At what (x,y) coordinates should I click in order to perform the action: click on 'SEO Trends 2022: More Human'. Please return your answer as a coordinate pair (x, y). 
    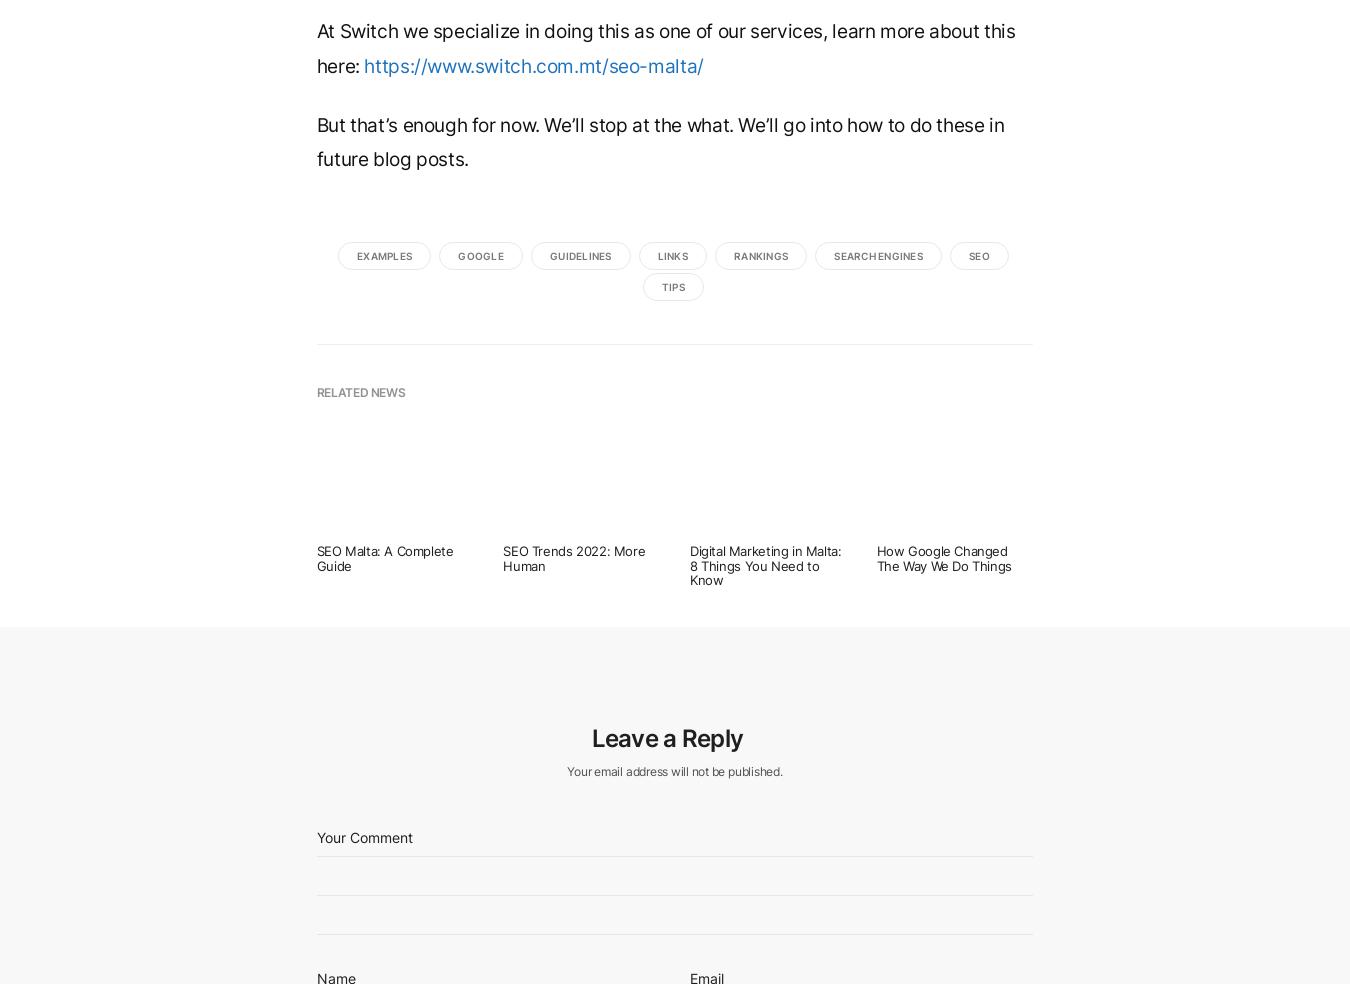
    Looking at the image, I should click on (574, 557).